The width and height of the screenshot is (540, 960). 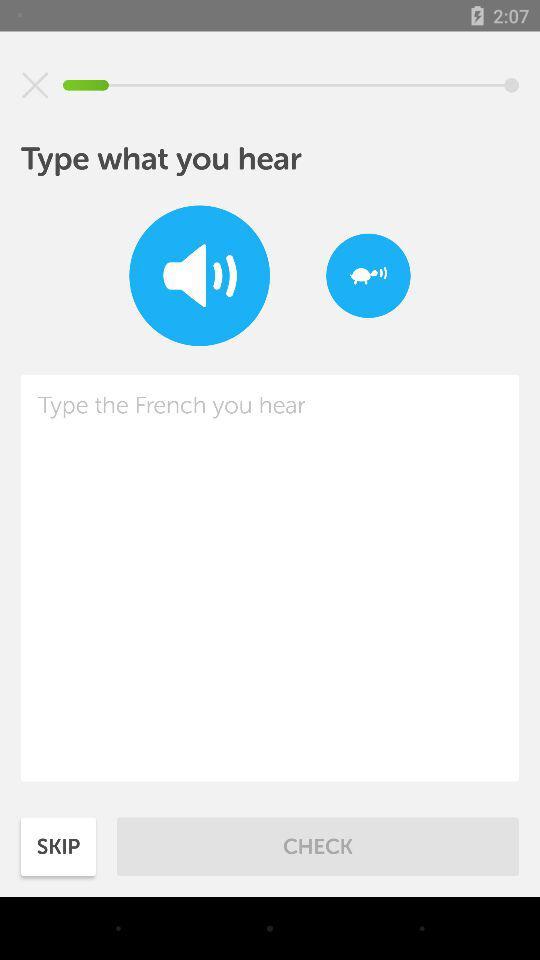 I want to click on item next to the skip item, so click(x=318, y=845).